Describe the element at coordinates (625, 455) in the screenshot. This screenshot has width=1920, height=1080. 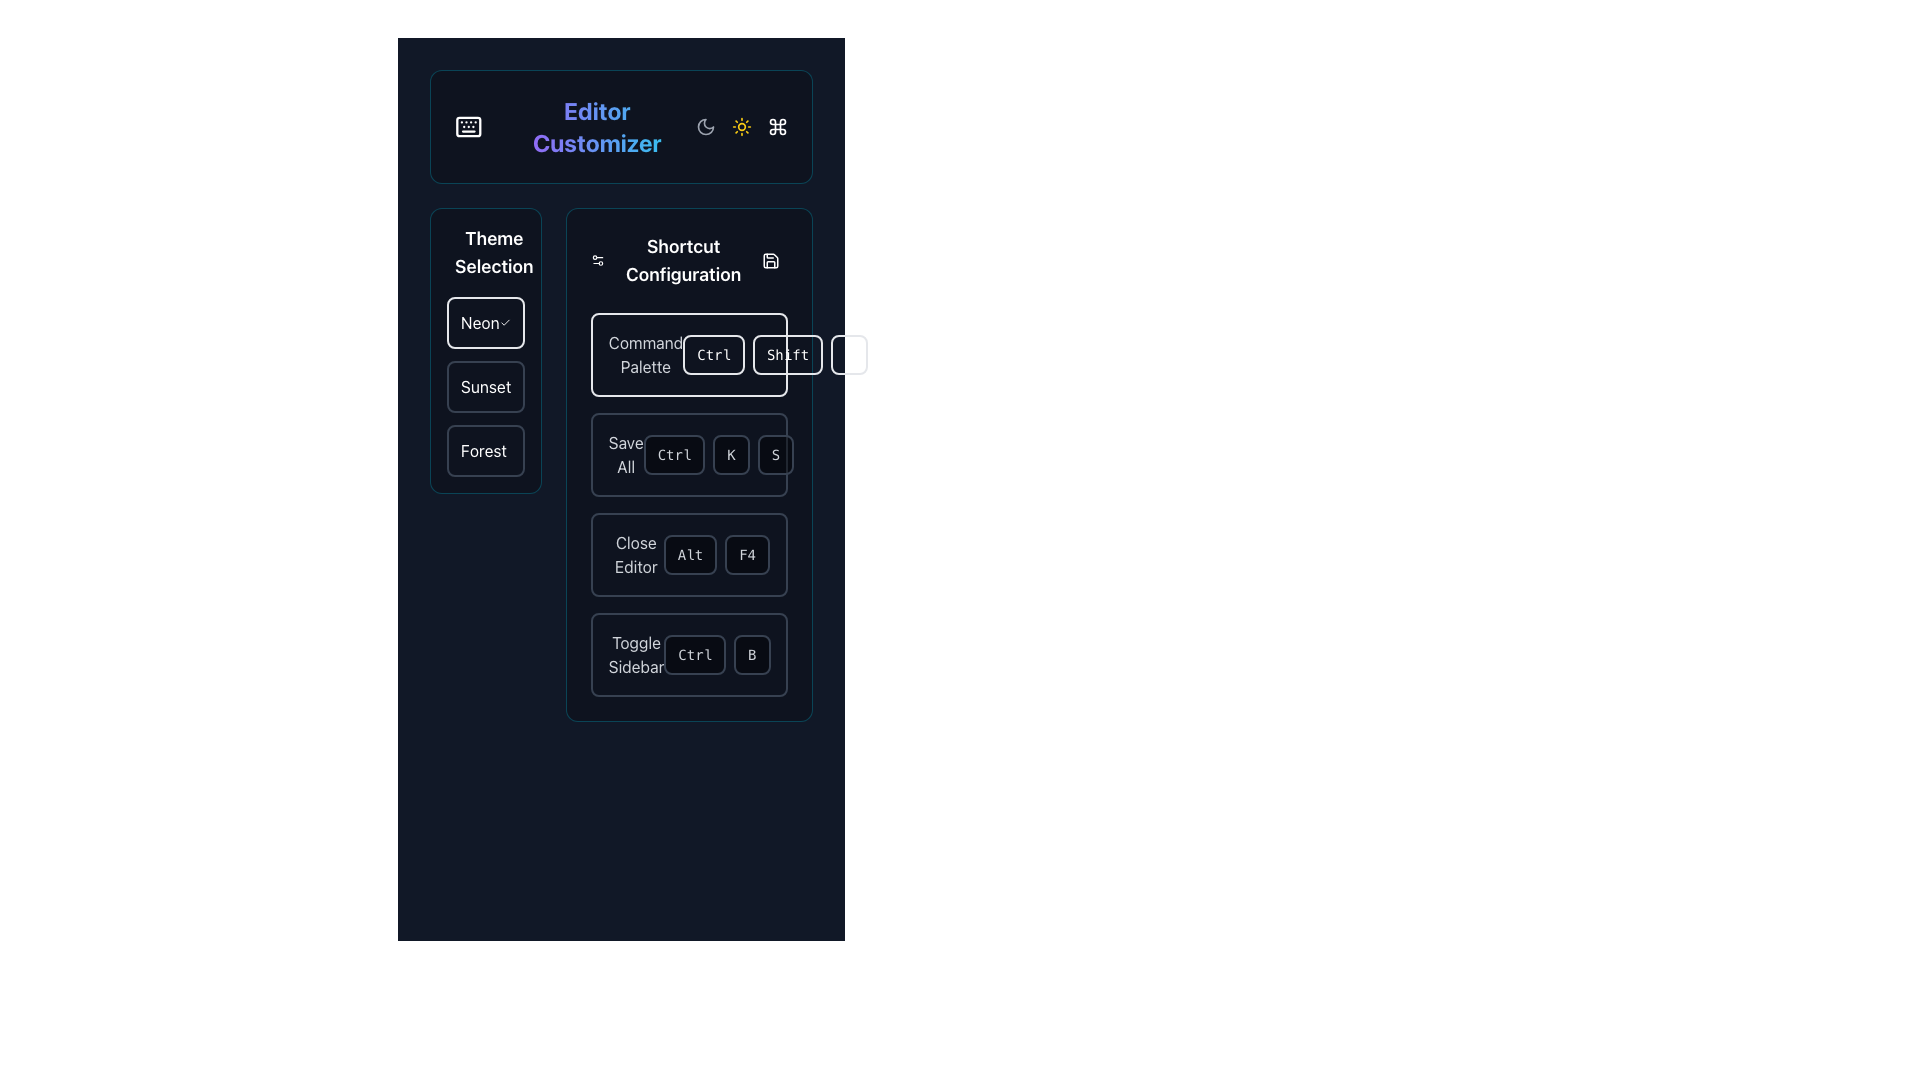
I see `the gray-colored text label displaying 'Save All' located at the top-left of the button-like section in the 'Shortcut Configuration' panel` at that location.